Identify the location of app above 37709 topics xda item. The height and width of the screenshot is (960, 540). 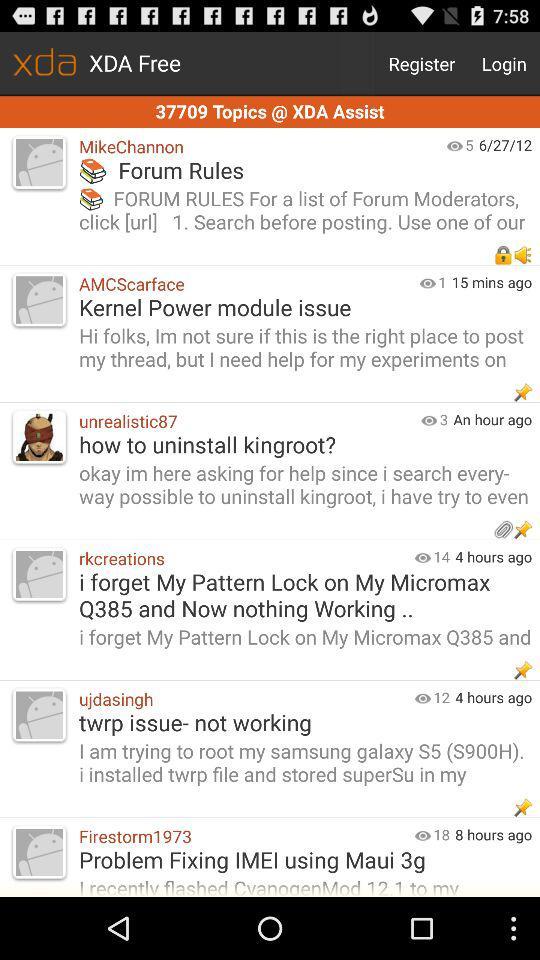
(503, 63).